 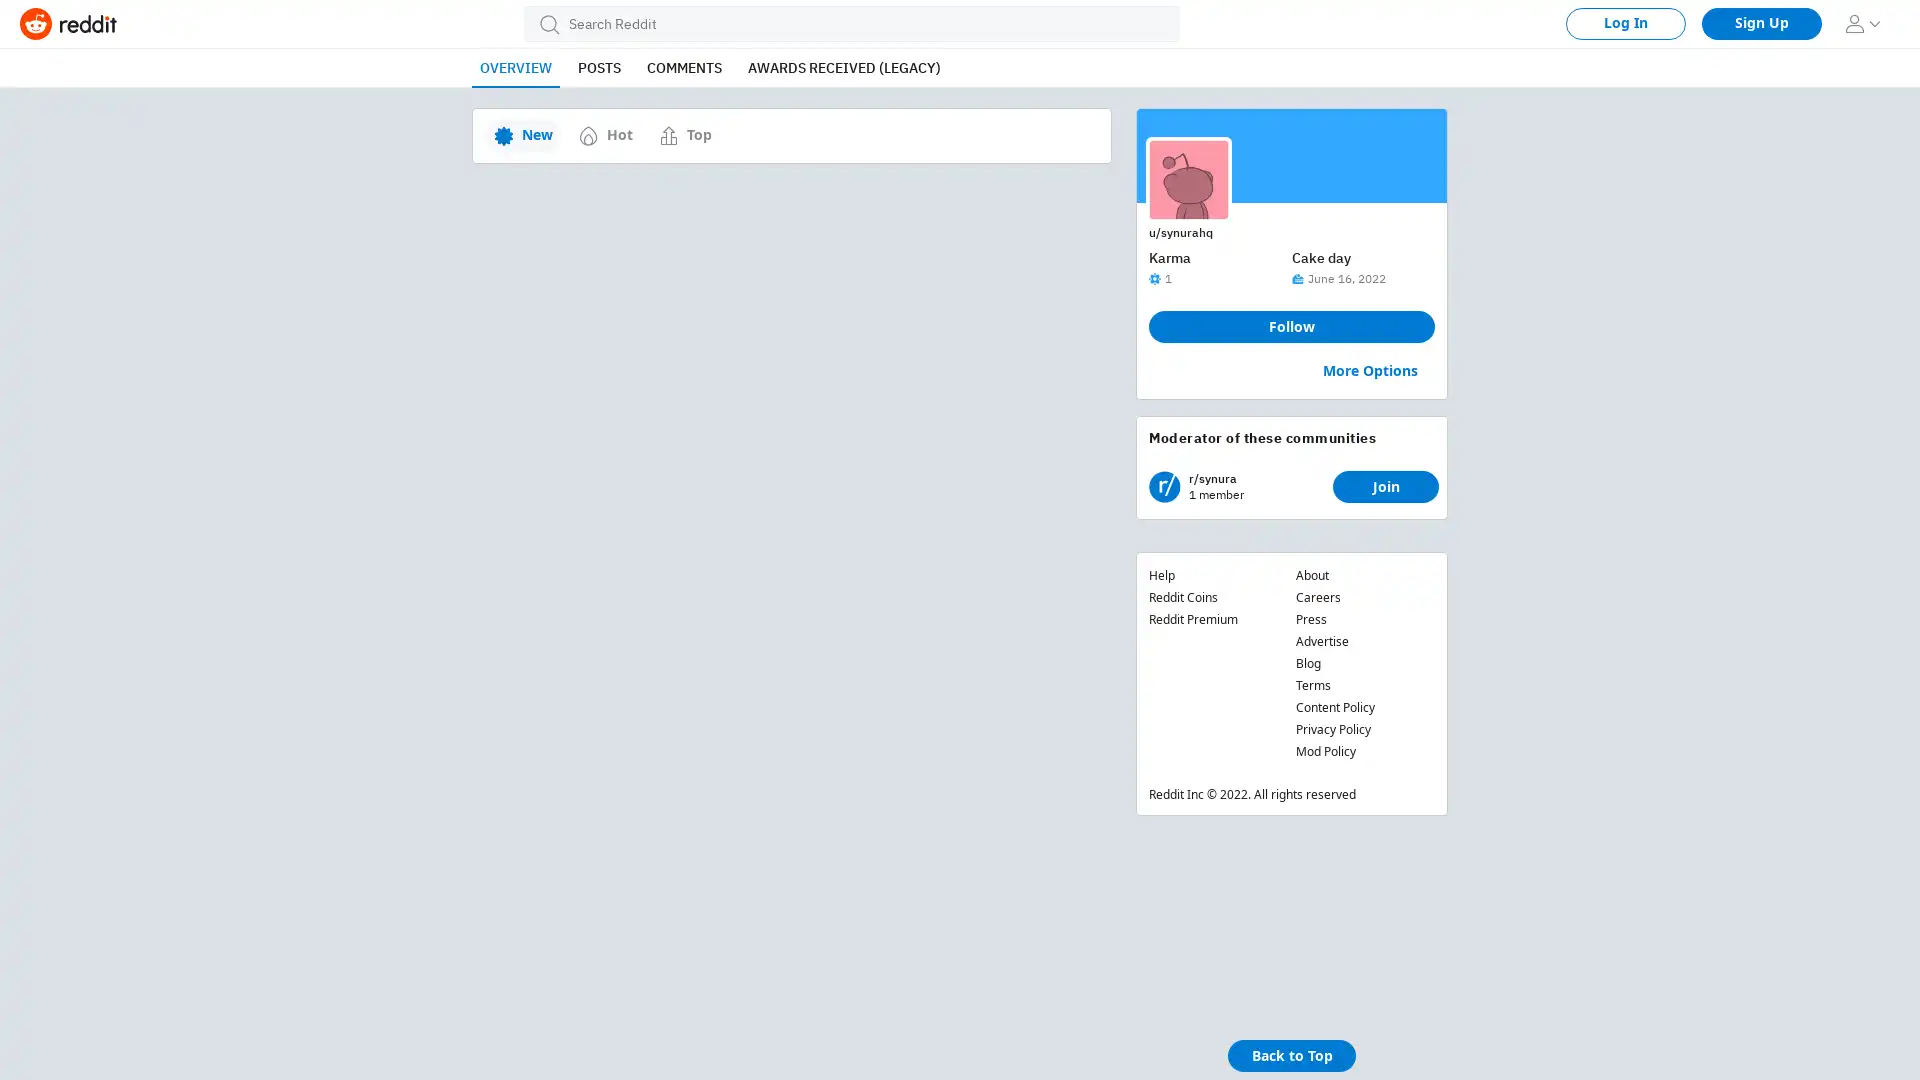 I want to click on downvote, so click(x=493, y=248).